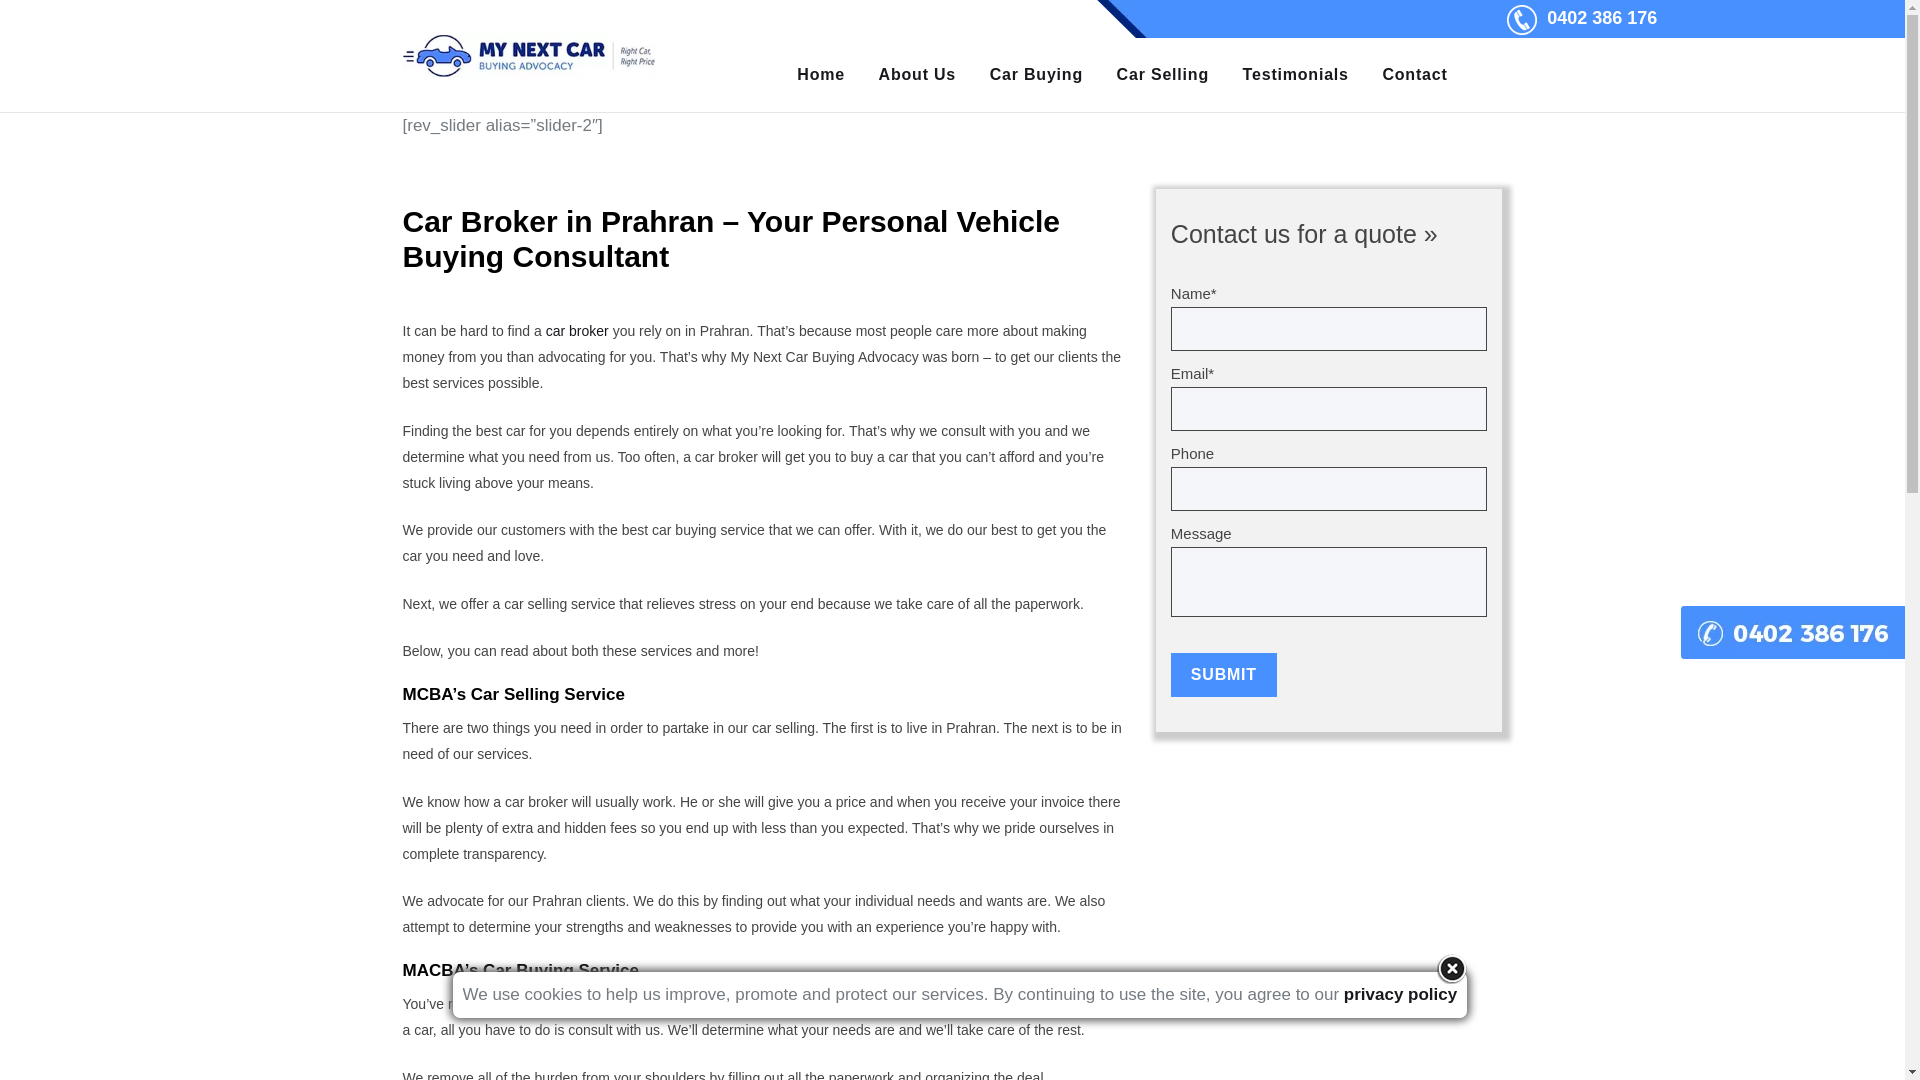  What do you see at coordinates (1399, 994) in the screenshot?
I see `'privacy policy'` at bounding box center [1399, 994].